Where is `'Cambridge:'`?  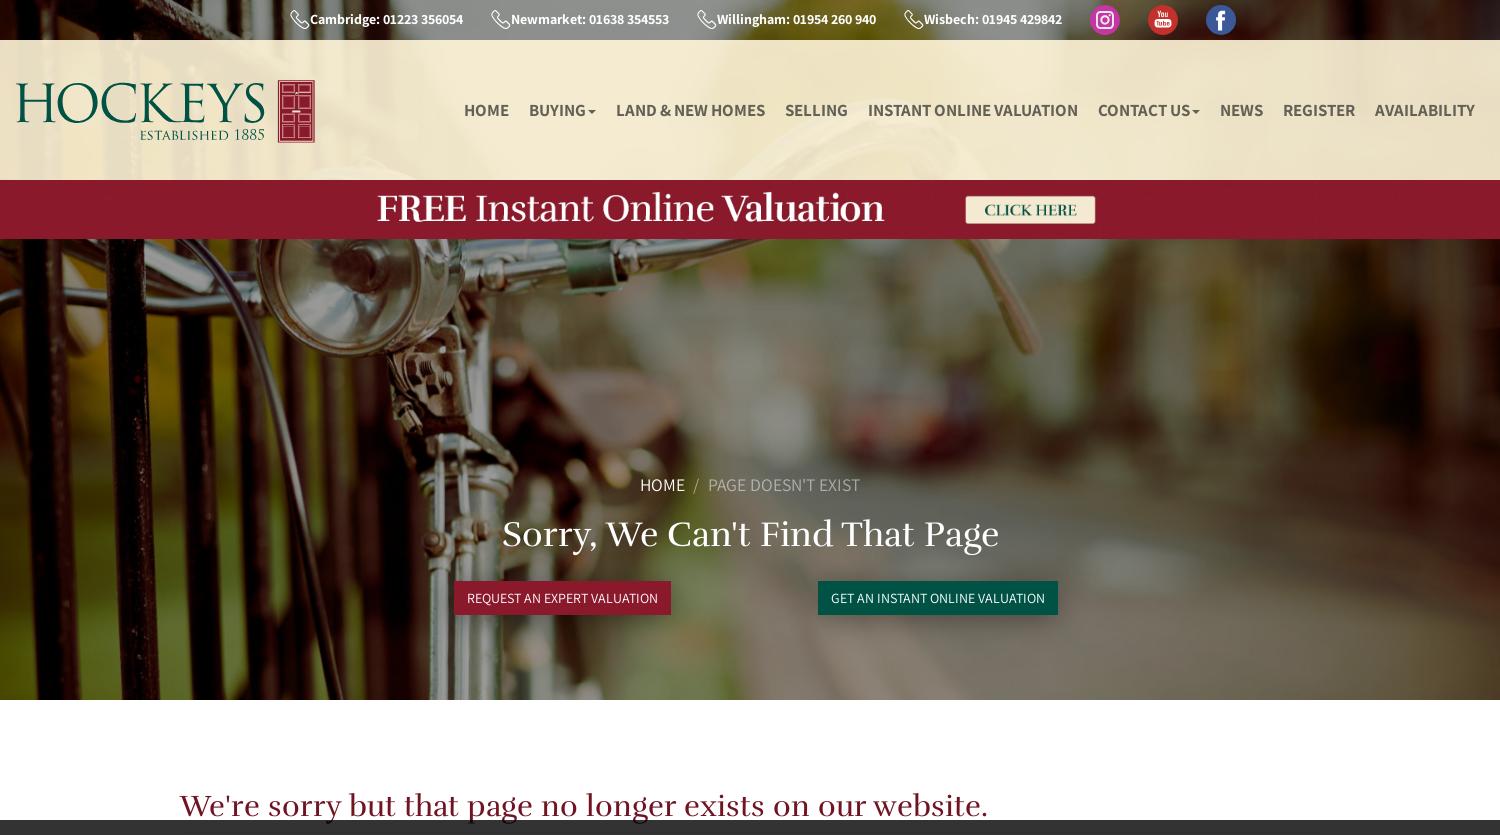
'Cambridge:' is located at coordinates (342, 18).